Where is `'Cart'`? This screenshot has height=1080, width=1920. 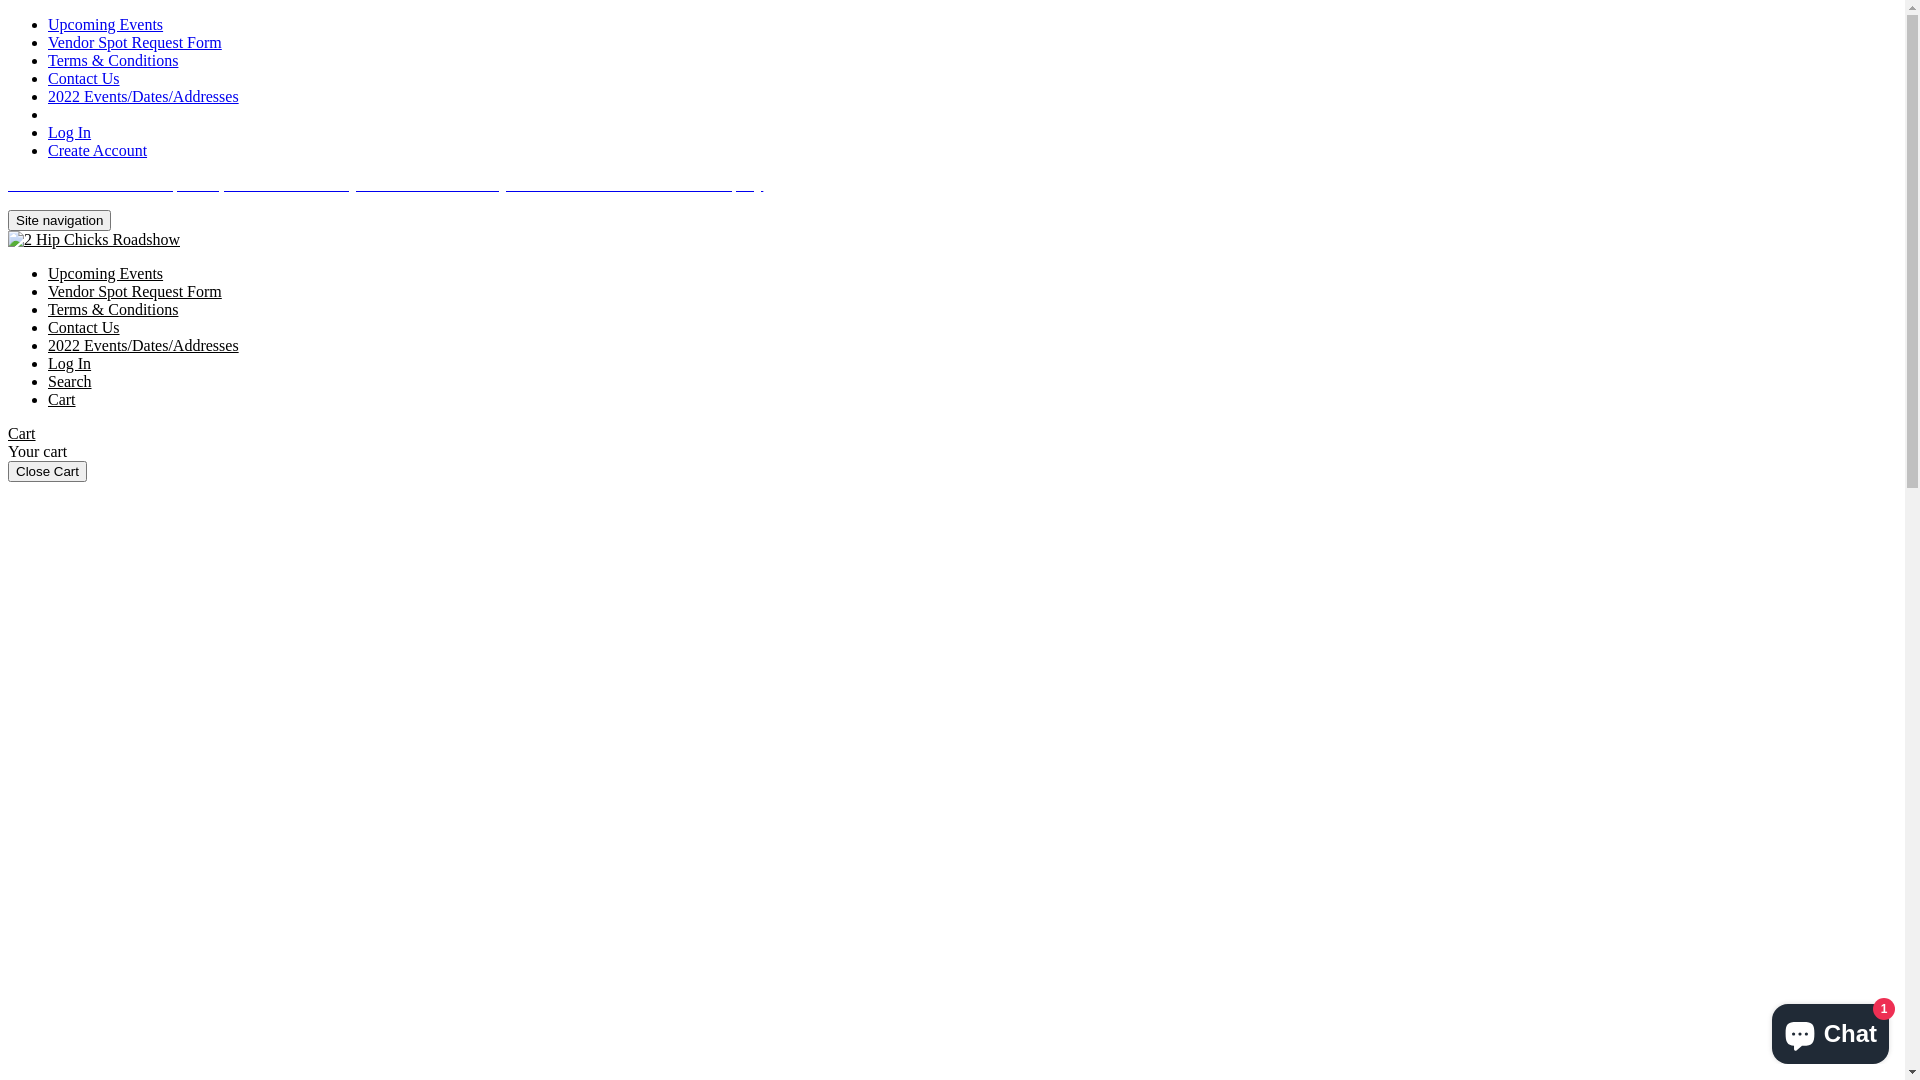
'Cart' is located at coordinates (62, 399).